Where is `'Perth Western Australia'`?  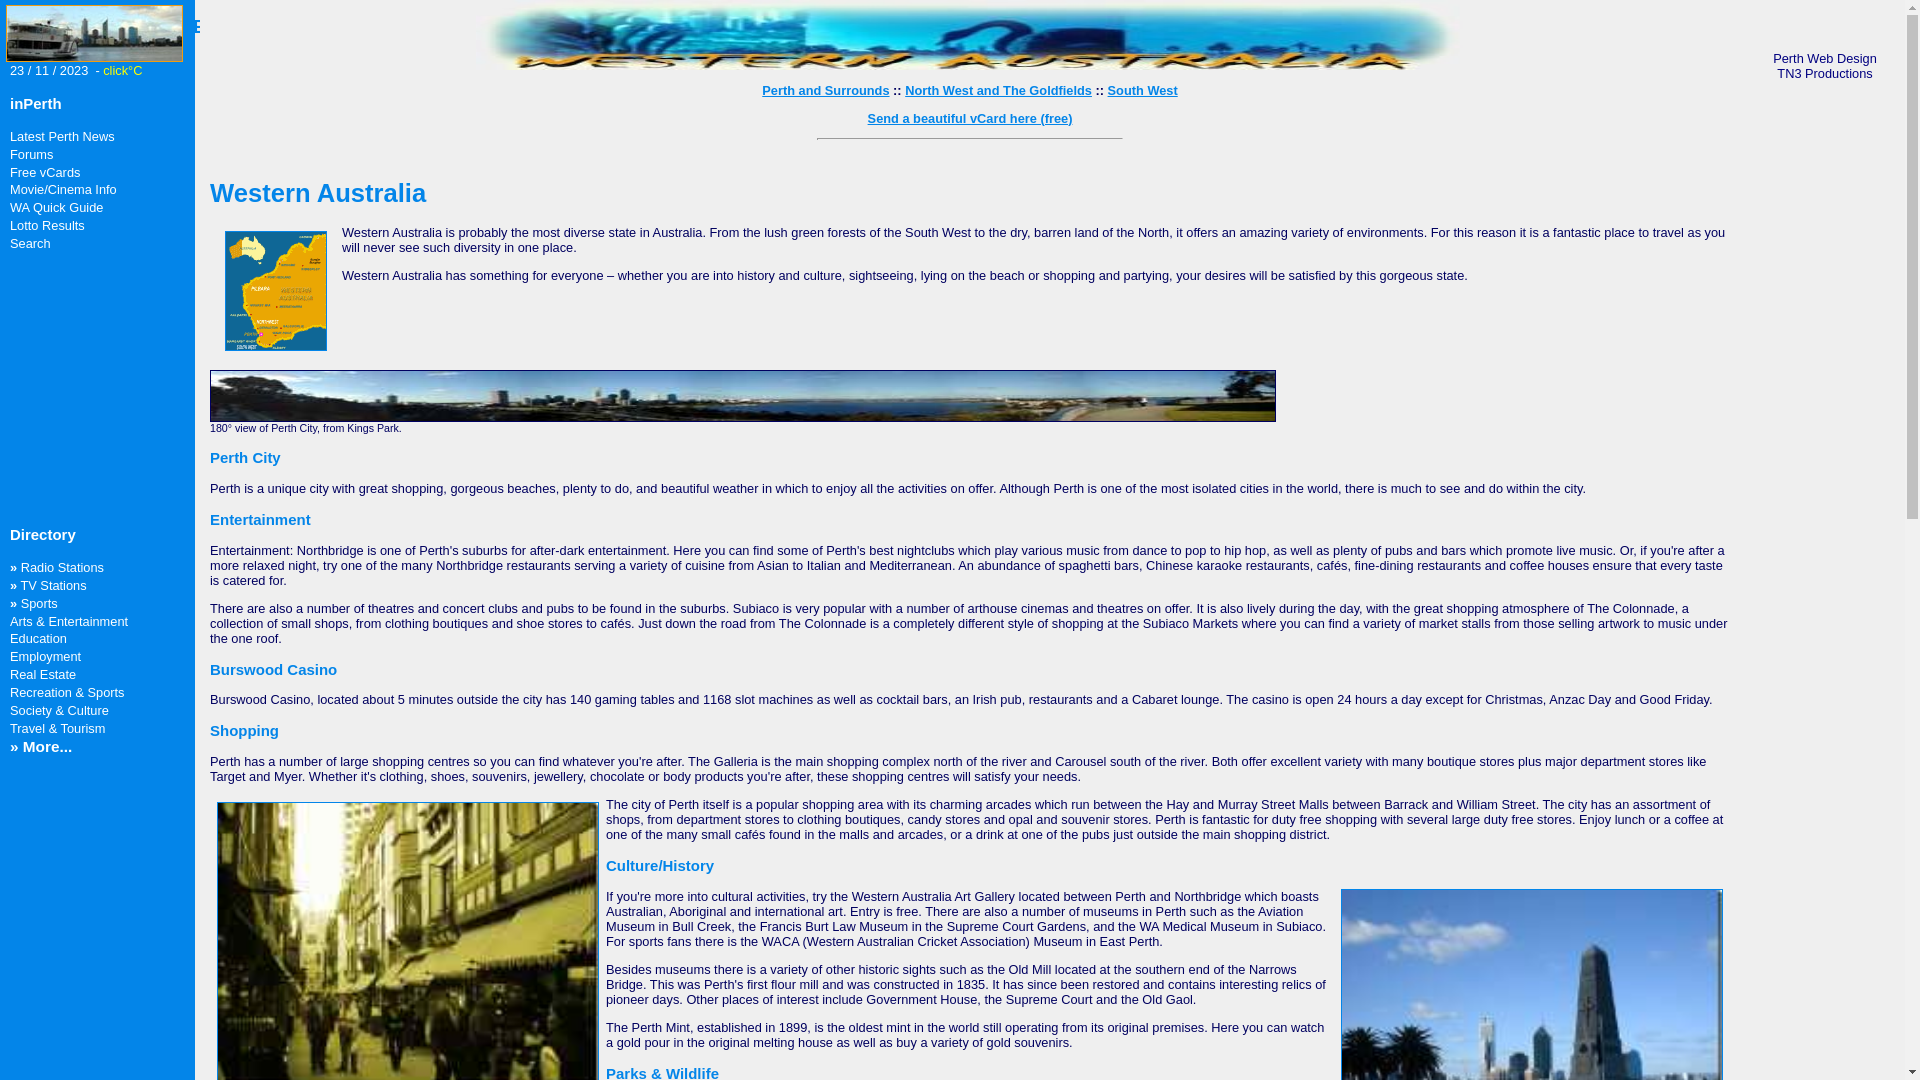 'Perth Western Australia' is located at coordinates (969, 64).